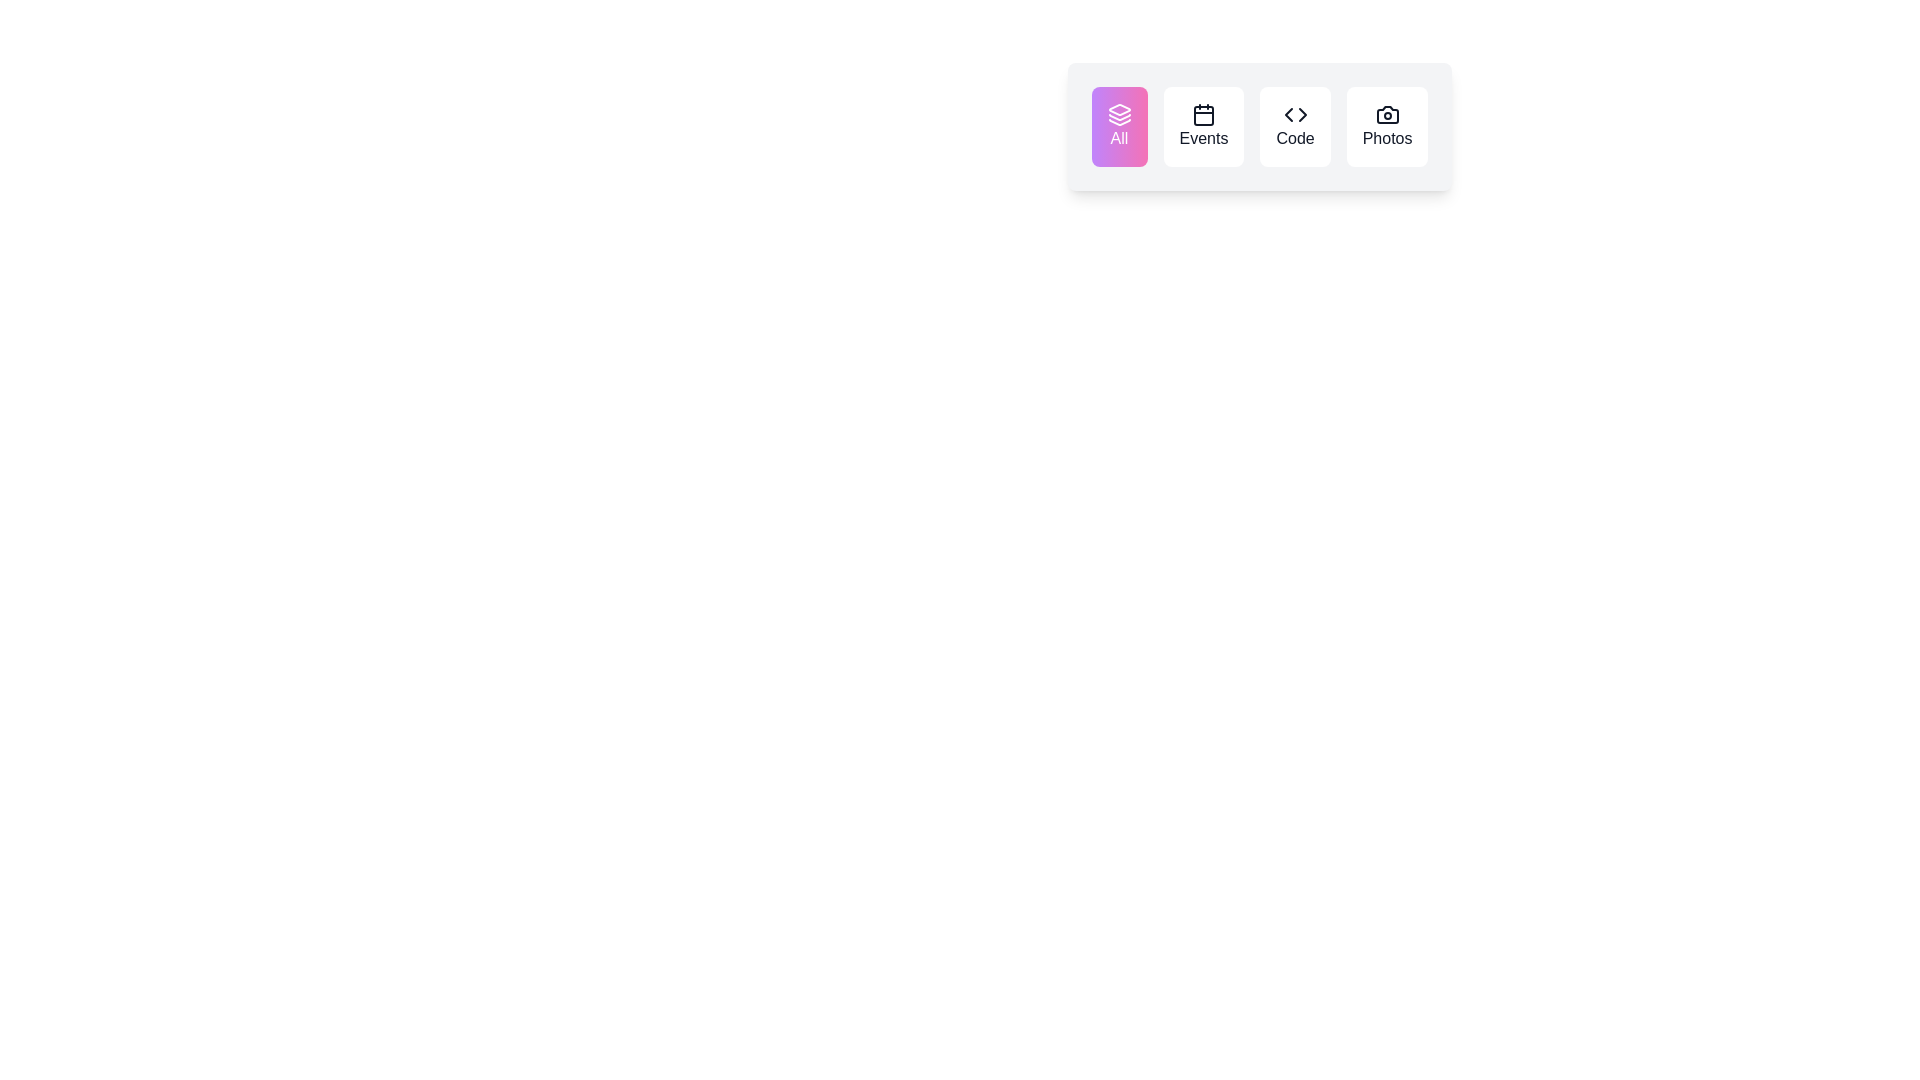 Image resolution: width=1920 pixels, height=1080 pixels. I want to click on the 'Events' text label which is styled in bold font and positioned below a calendar icon within an interactive button, so click(1203, 137).